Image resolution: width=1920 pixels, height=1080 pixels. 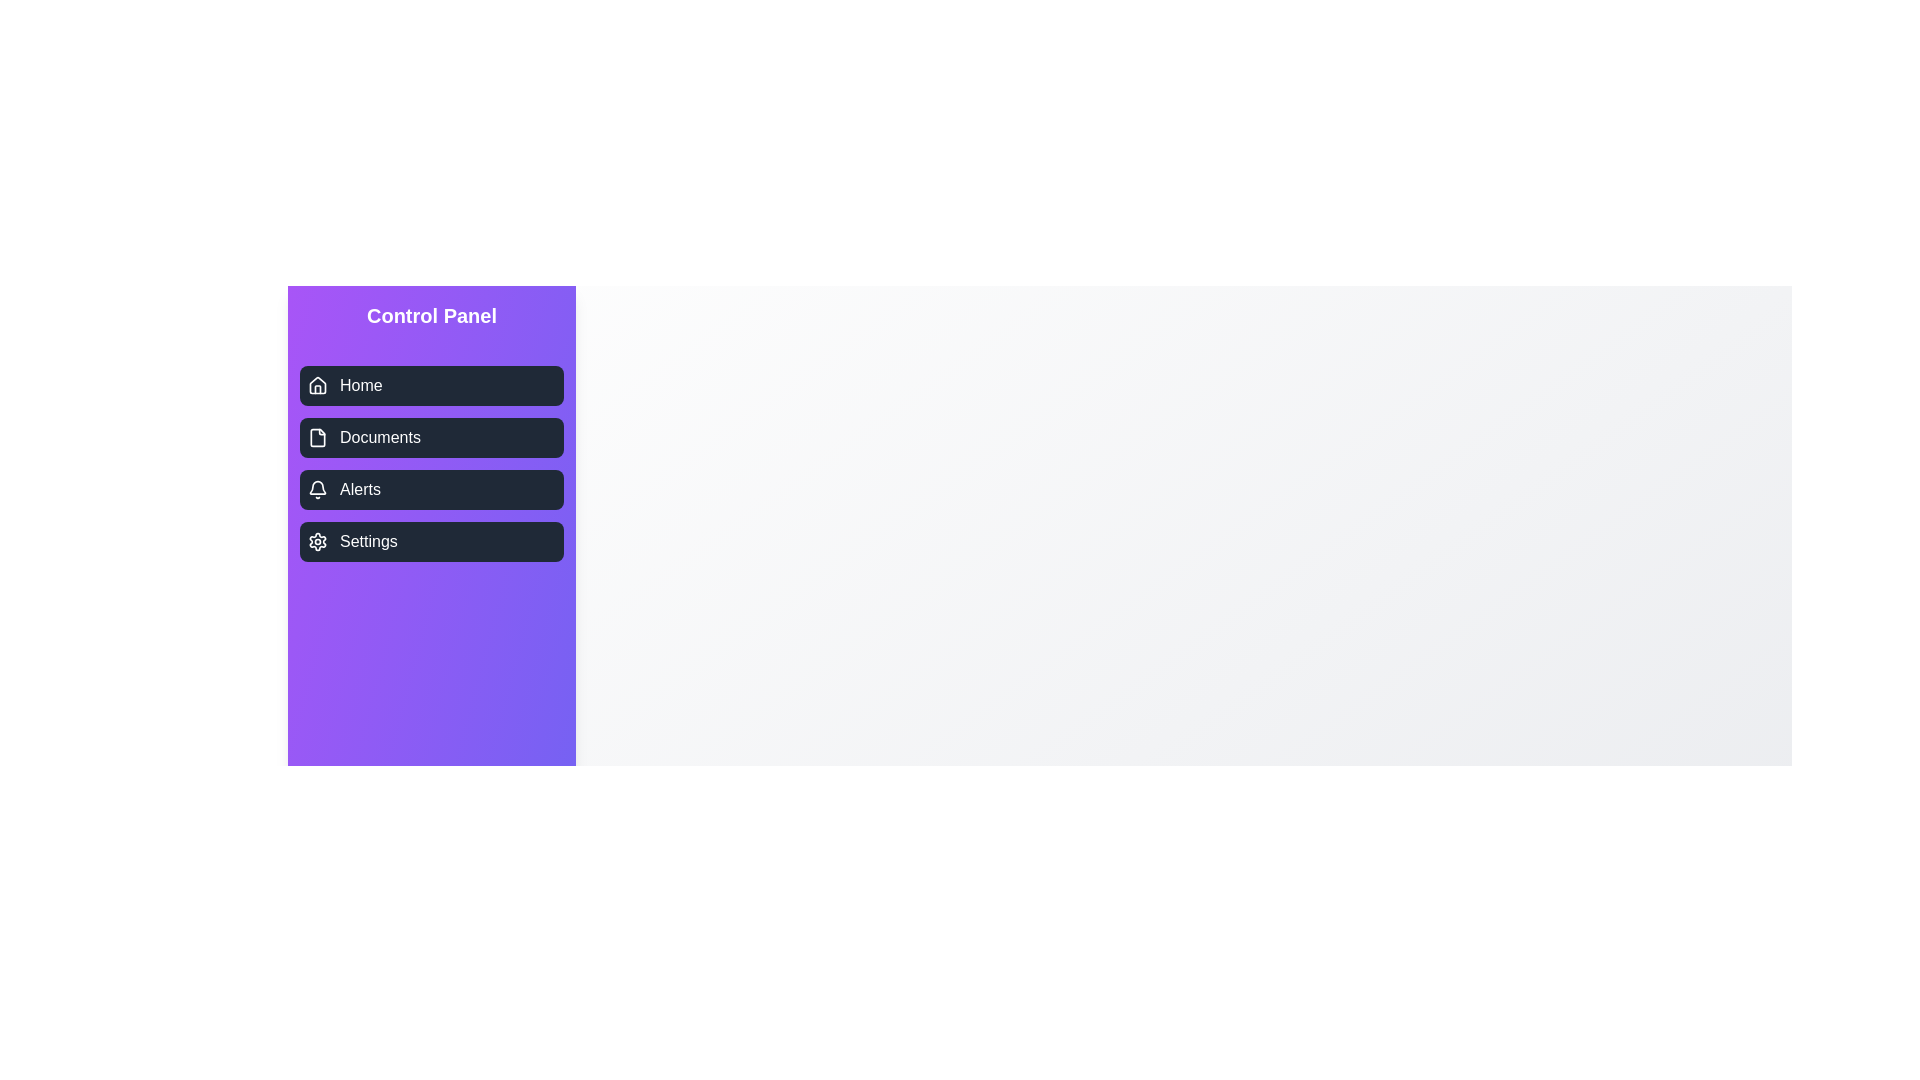 What do you see at coordinates (431, 385) in the screenshot?
I see `the navigation item Home to view its hover effect` at bounding box center [431, 385].